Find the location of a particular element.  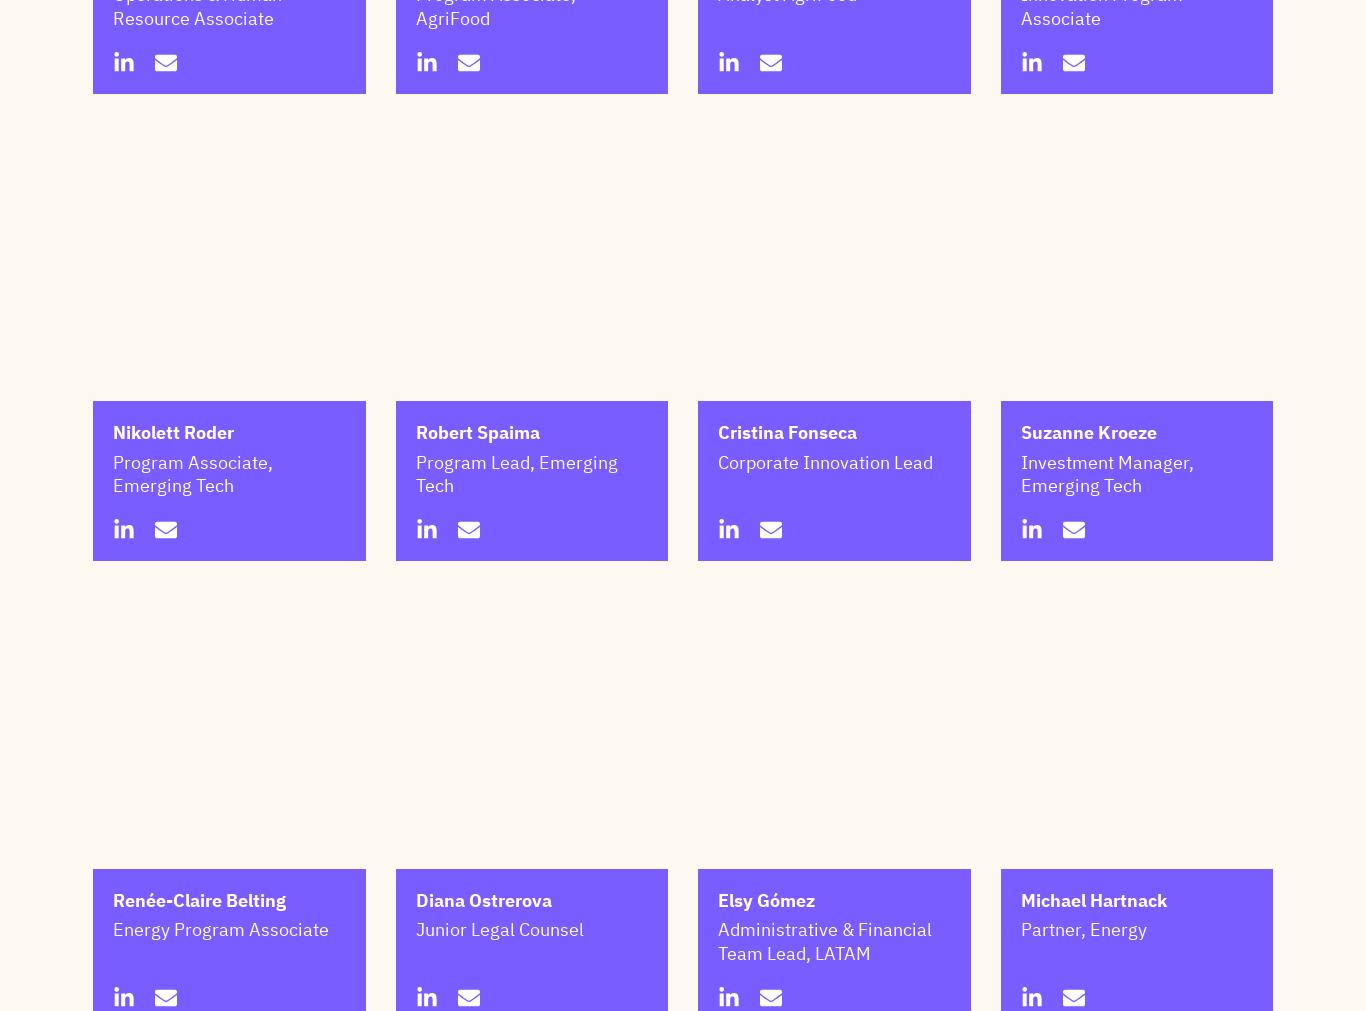

'Nikolett Roder' is located at coordinates (112, 532).